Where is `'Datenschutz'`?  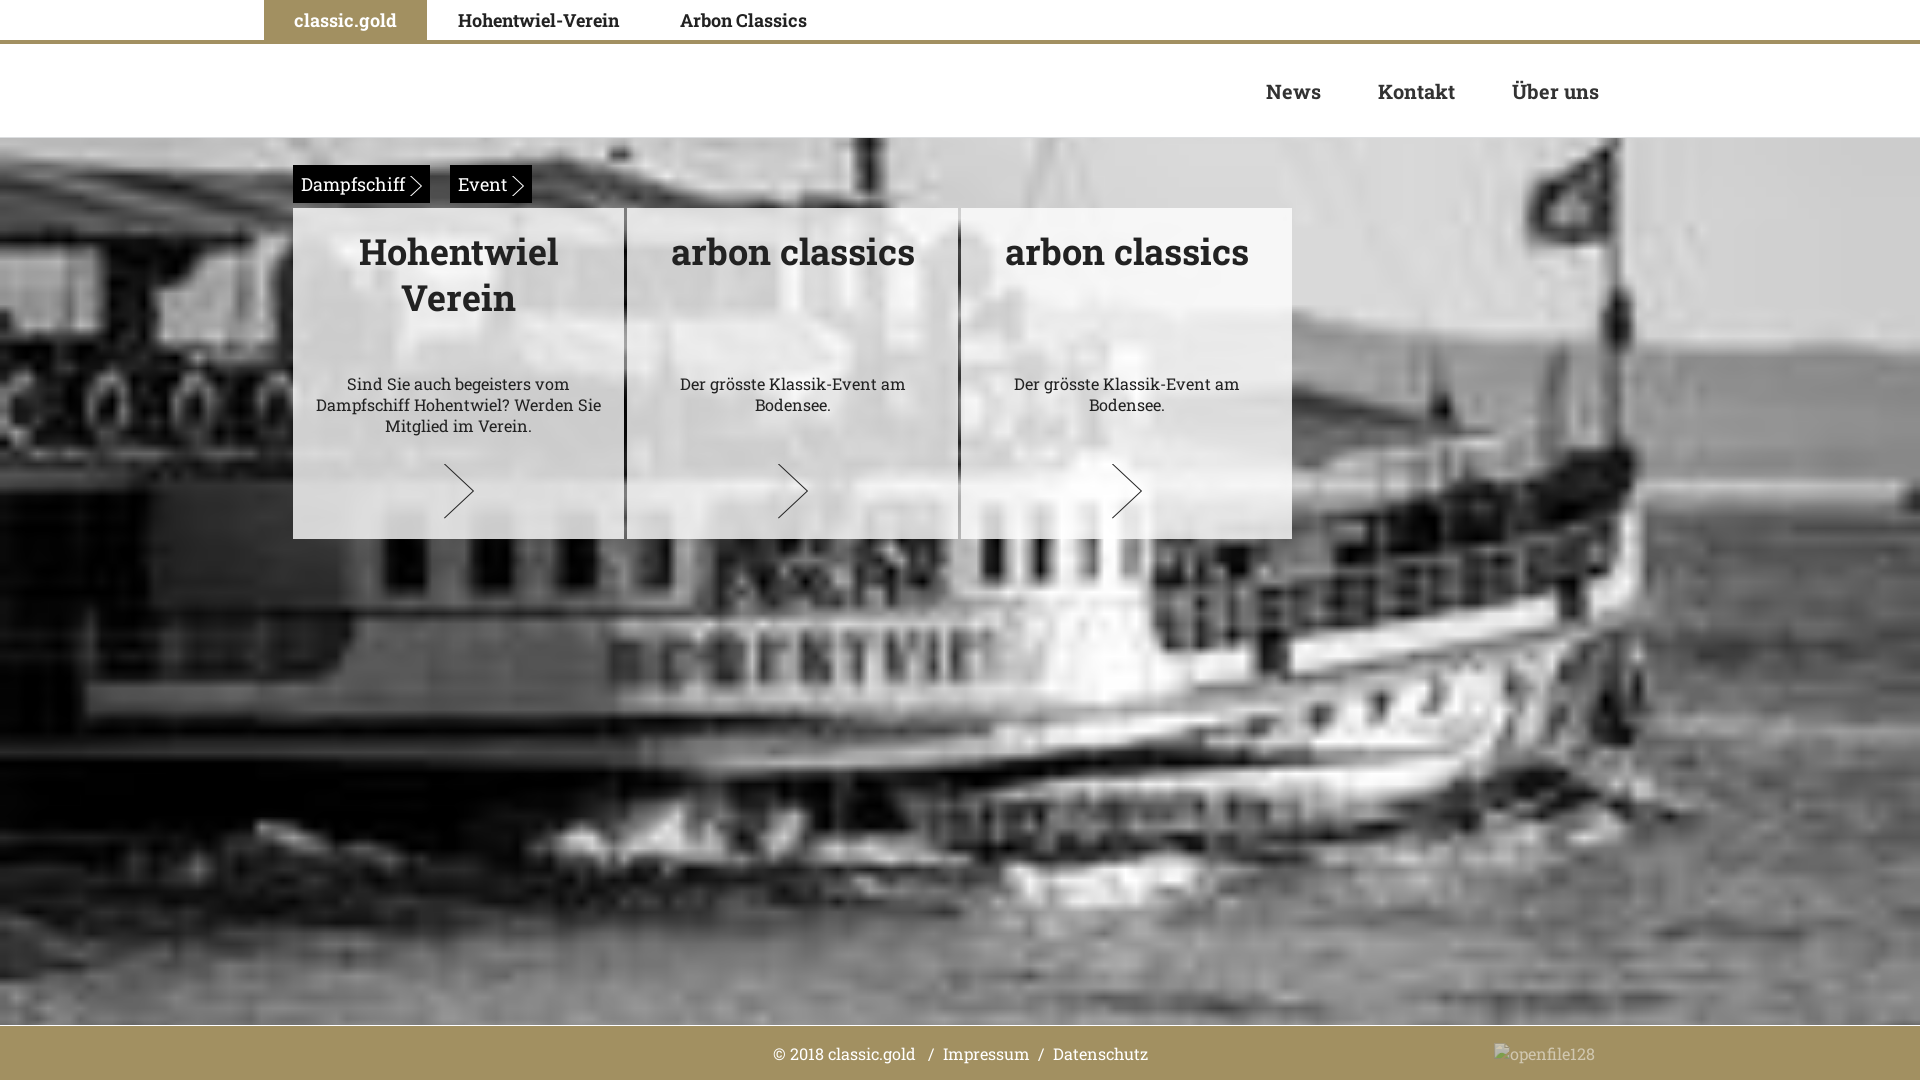 'Datenschutz' is located at coordinates (1050, 1051).